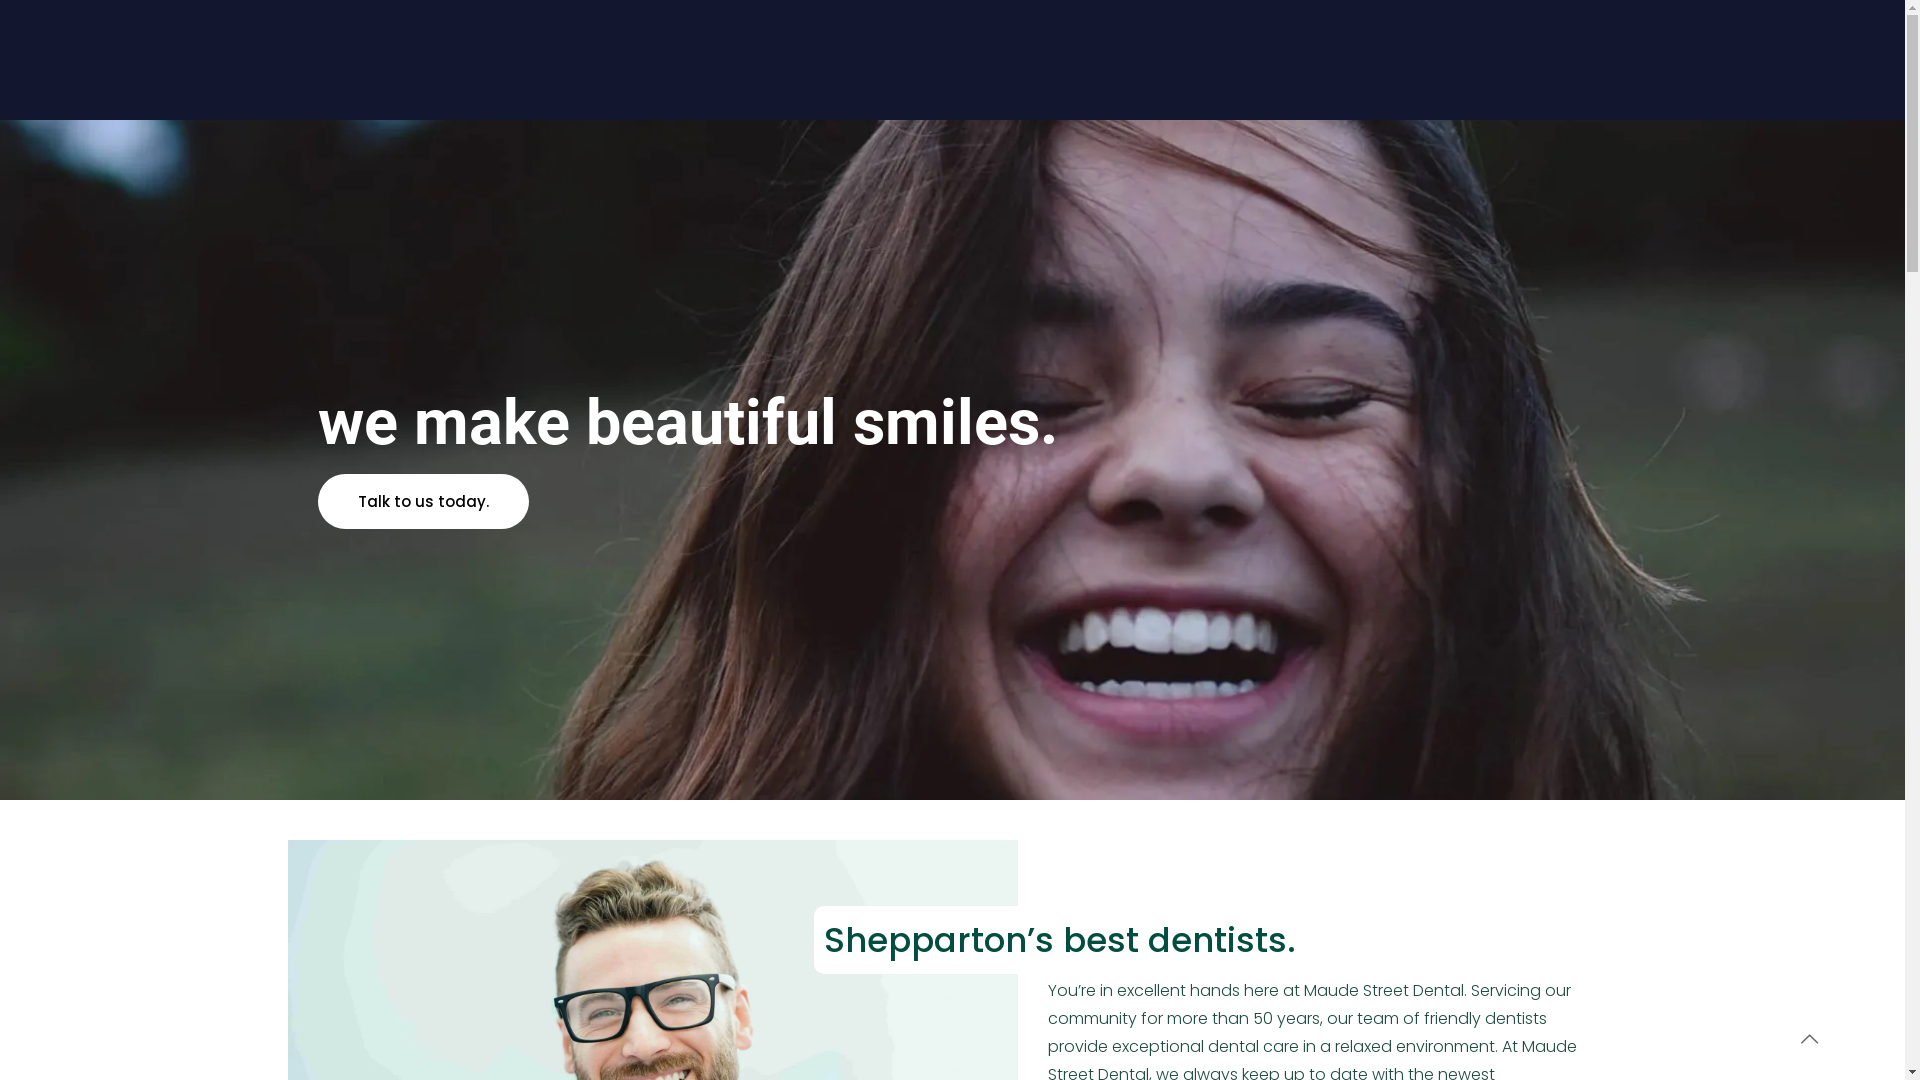 This screenshot has width=1920, height=1080. What do you see at coordinates (316, 500) in the screenshot?
I see `'Talk to us today.'` at bounding box center [316, 500].